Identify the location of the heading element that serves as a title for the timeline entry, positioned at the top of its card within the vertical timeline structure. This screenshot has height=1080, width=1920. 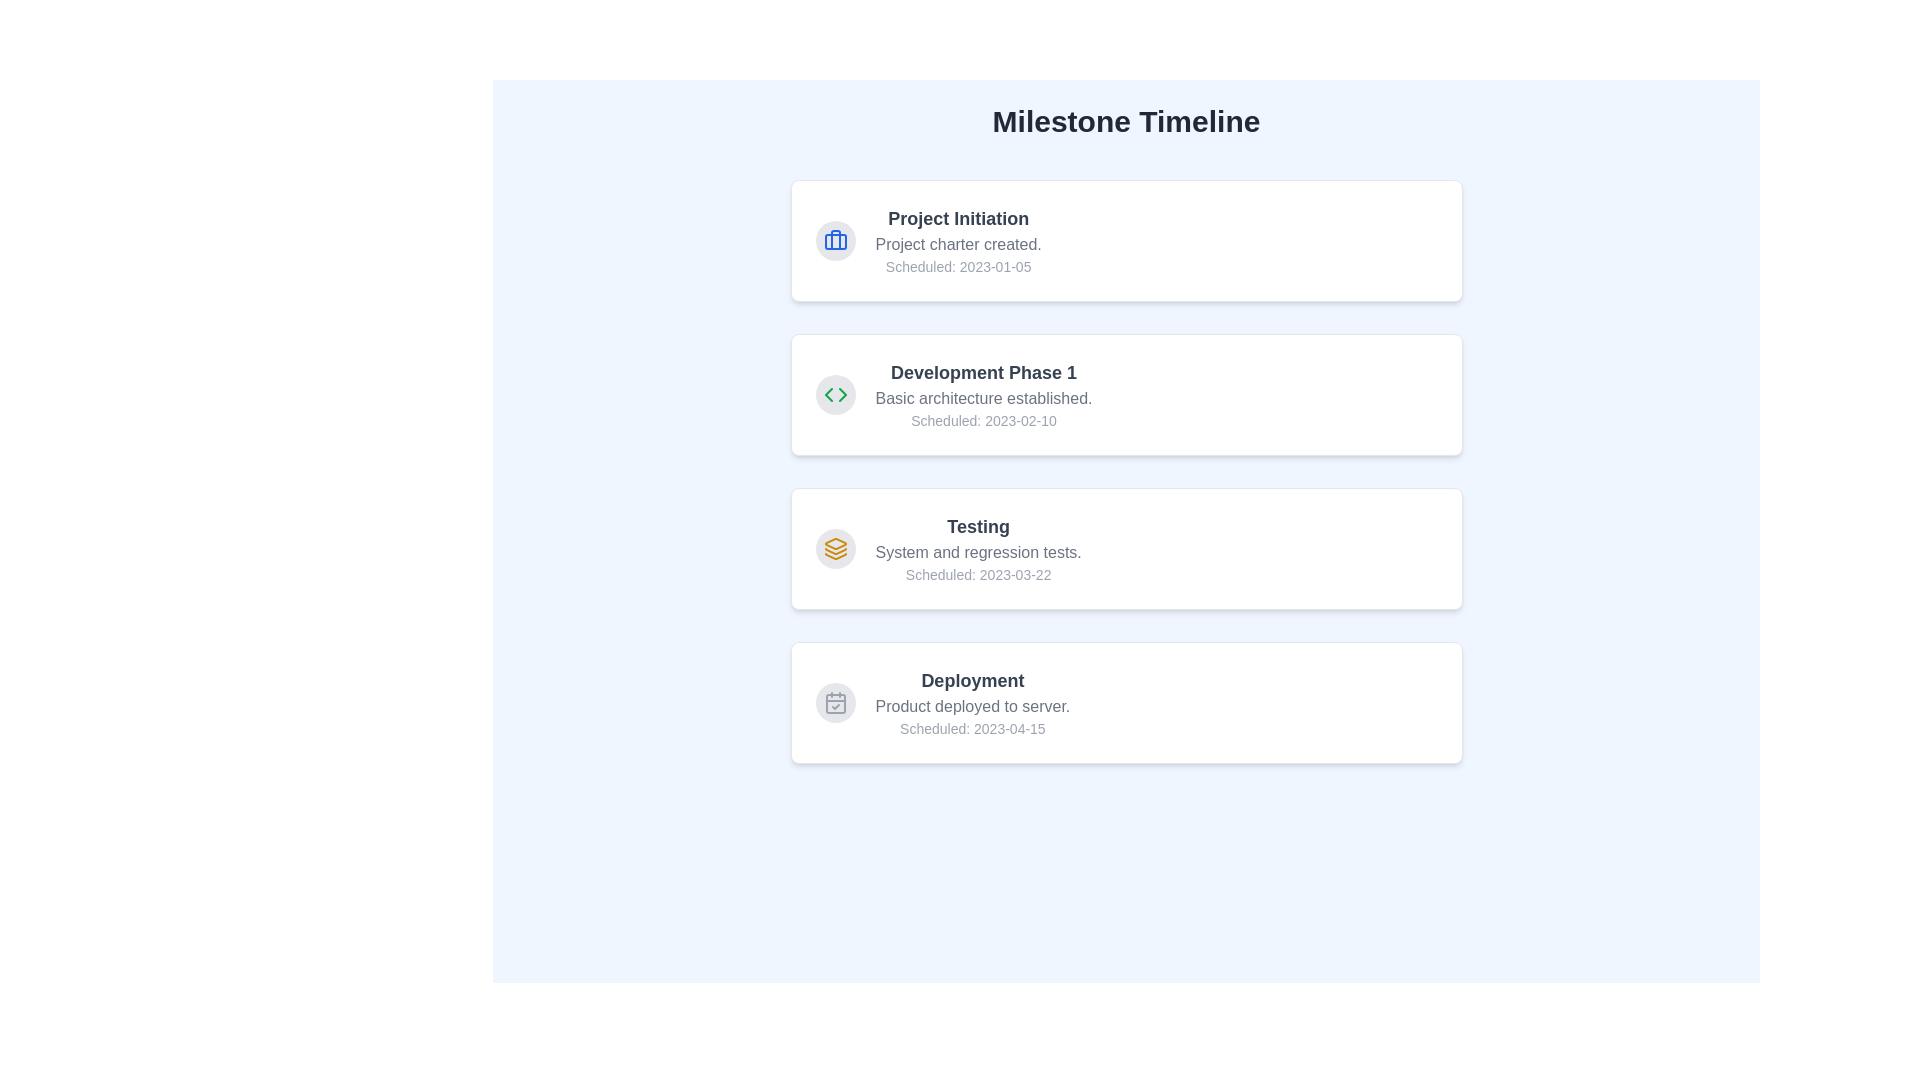
(972, 680).